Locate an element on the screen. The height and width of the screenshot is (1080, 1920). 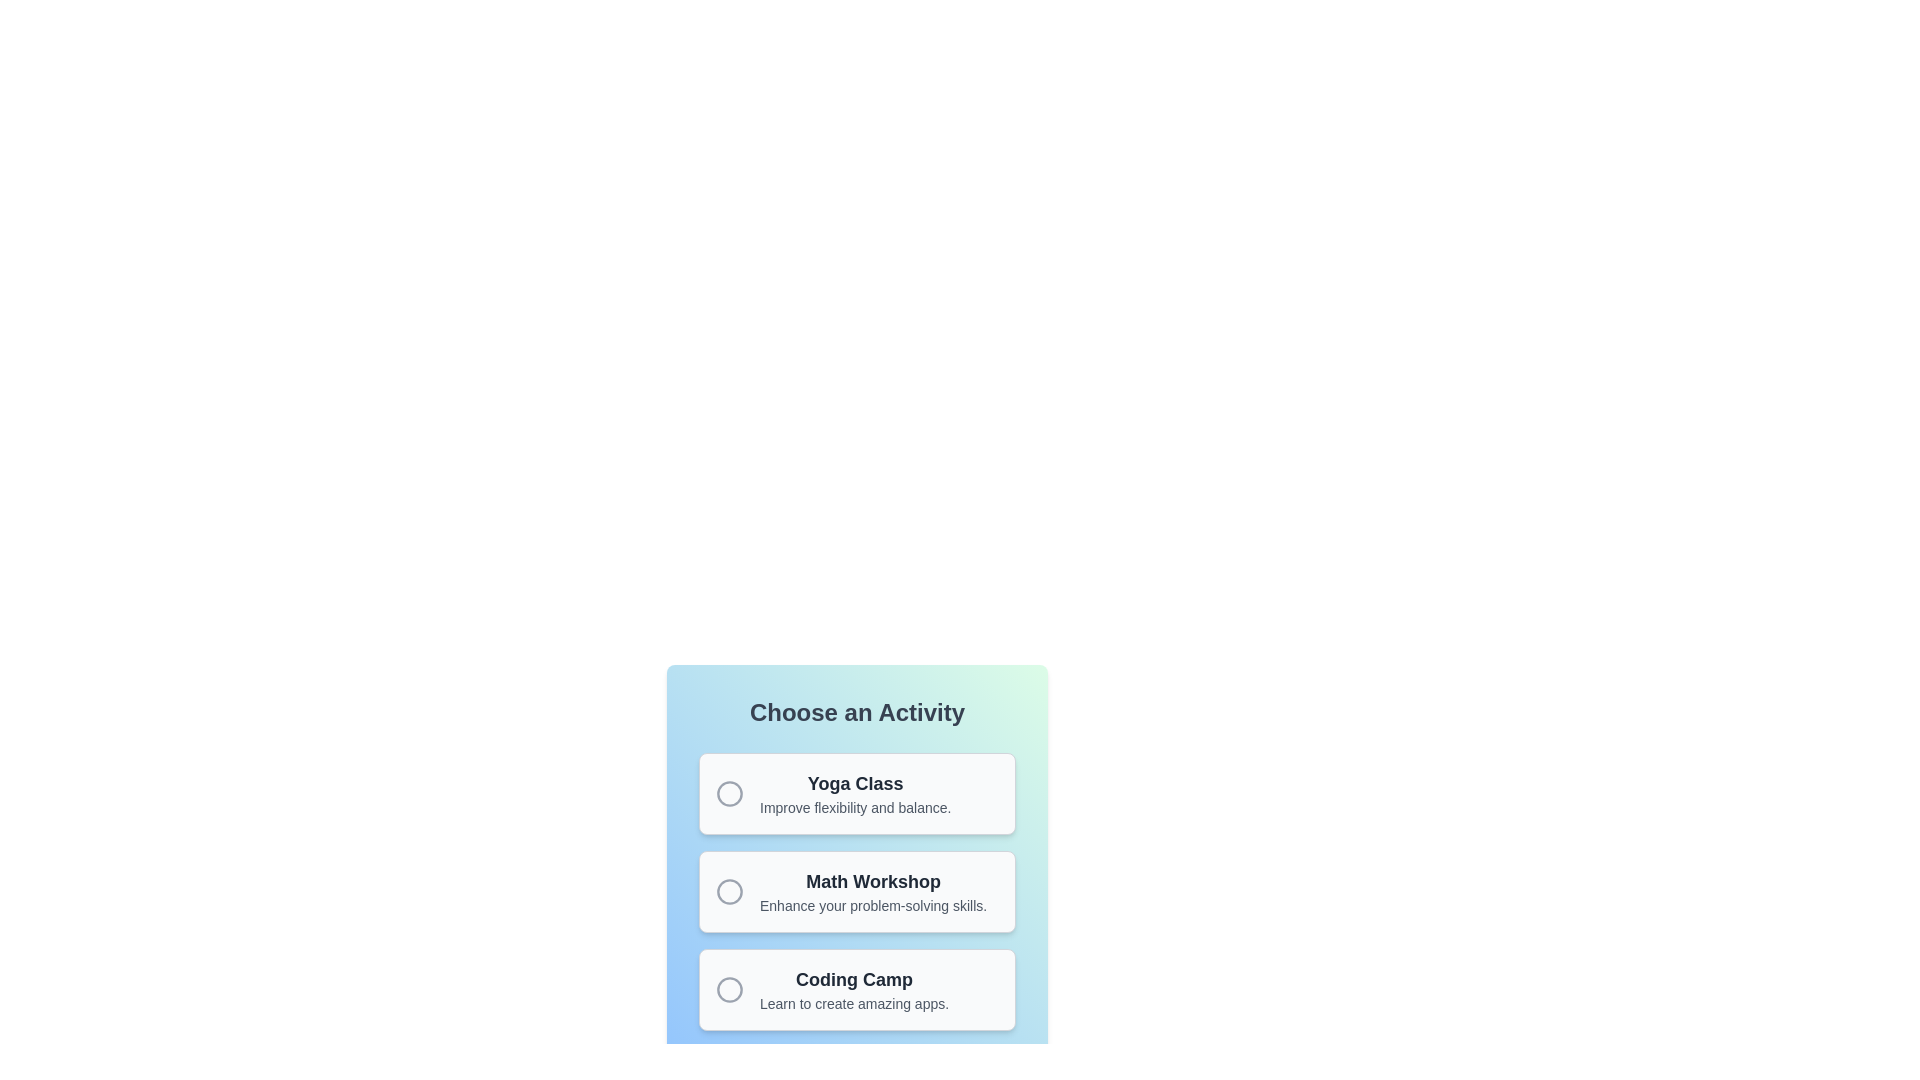
the 'Coding Camp' radio button is located at coordinates (728, 990).